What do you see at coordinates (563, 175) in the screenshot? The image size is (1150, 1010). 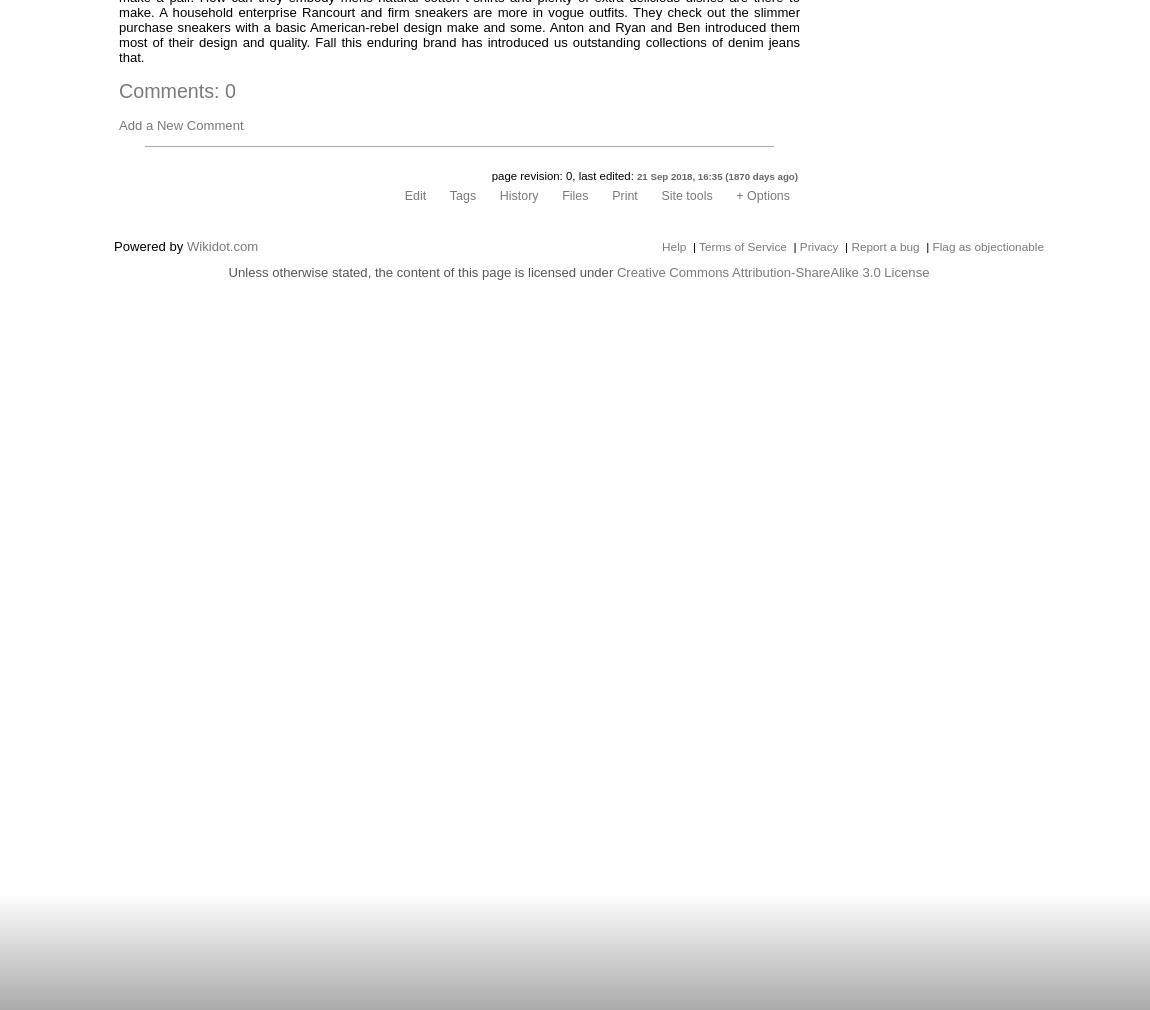 I see `'page revision: 0, last edited:'` at bounding box center [563, 175].